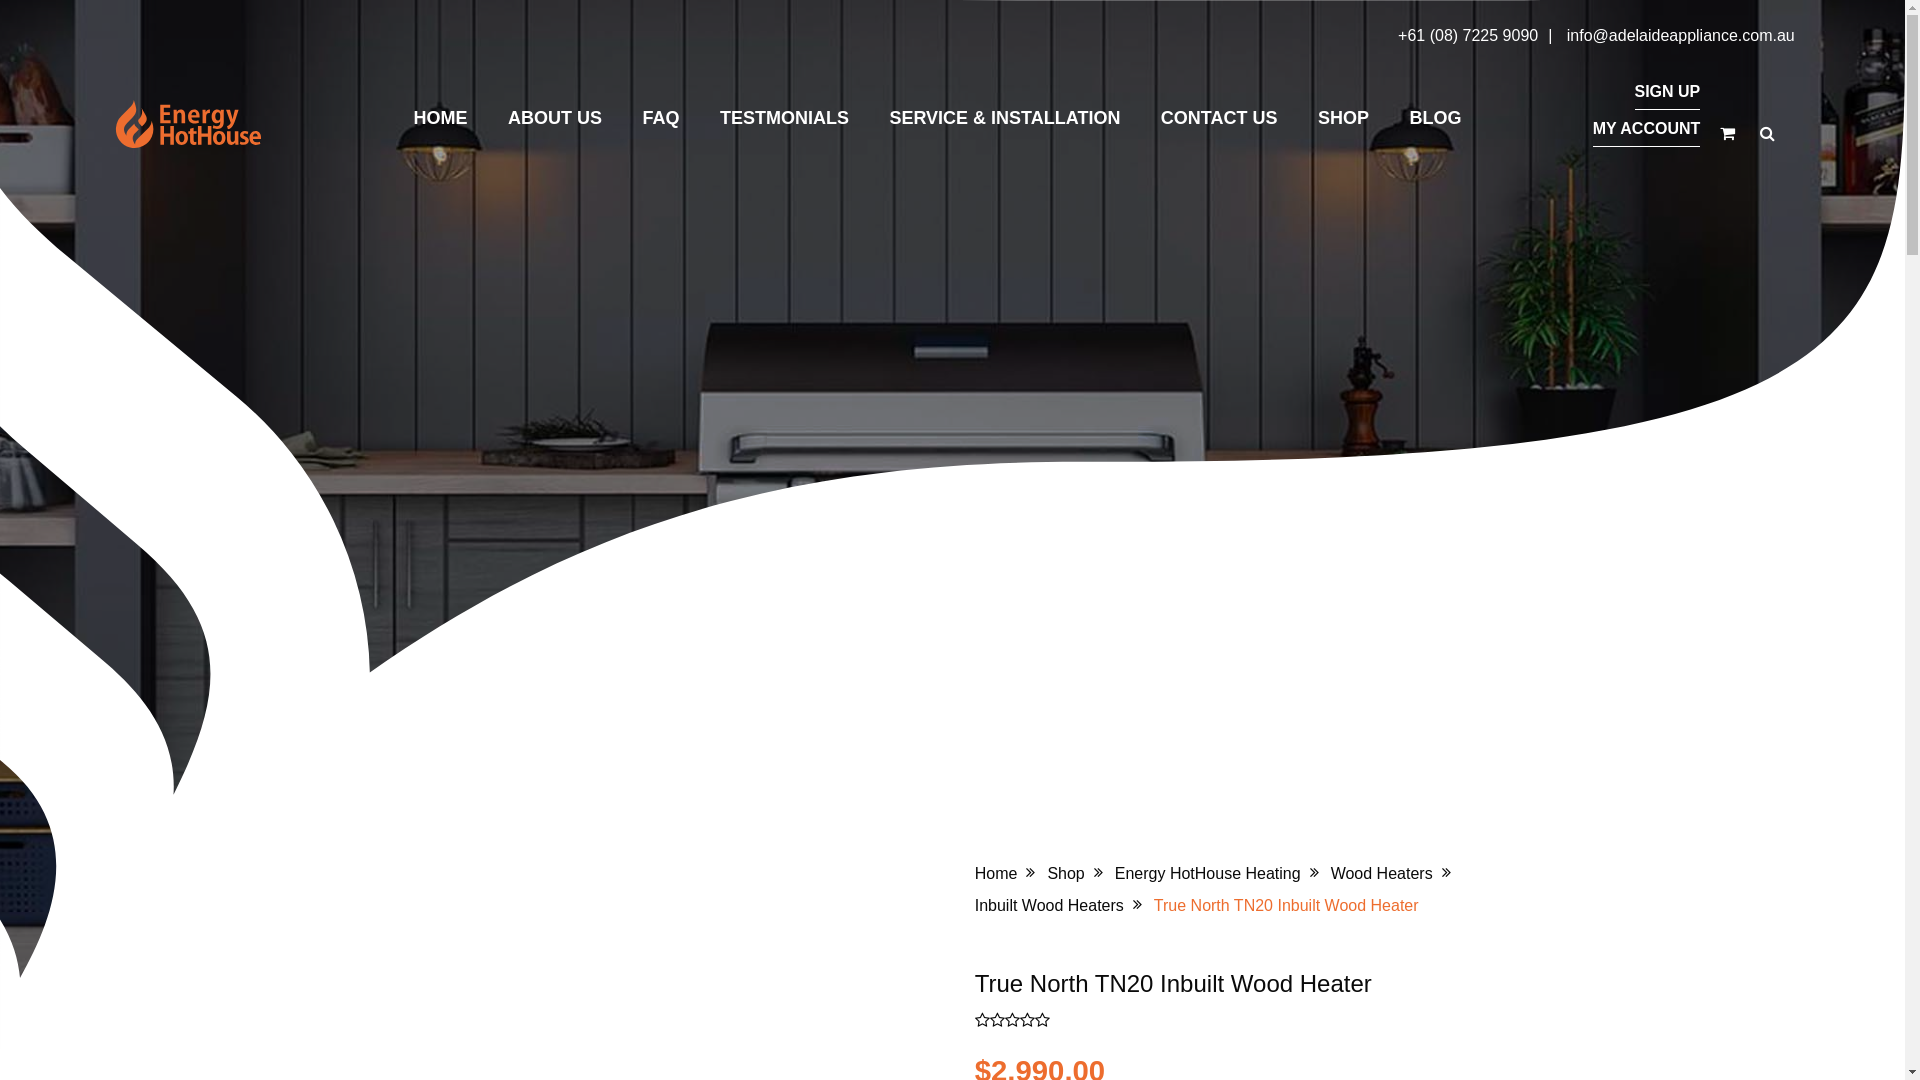 The height and width of the screenshot is (1080, 1920). I want to click on 'Wood Heaters', so click(1381, 872).